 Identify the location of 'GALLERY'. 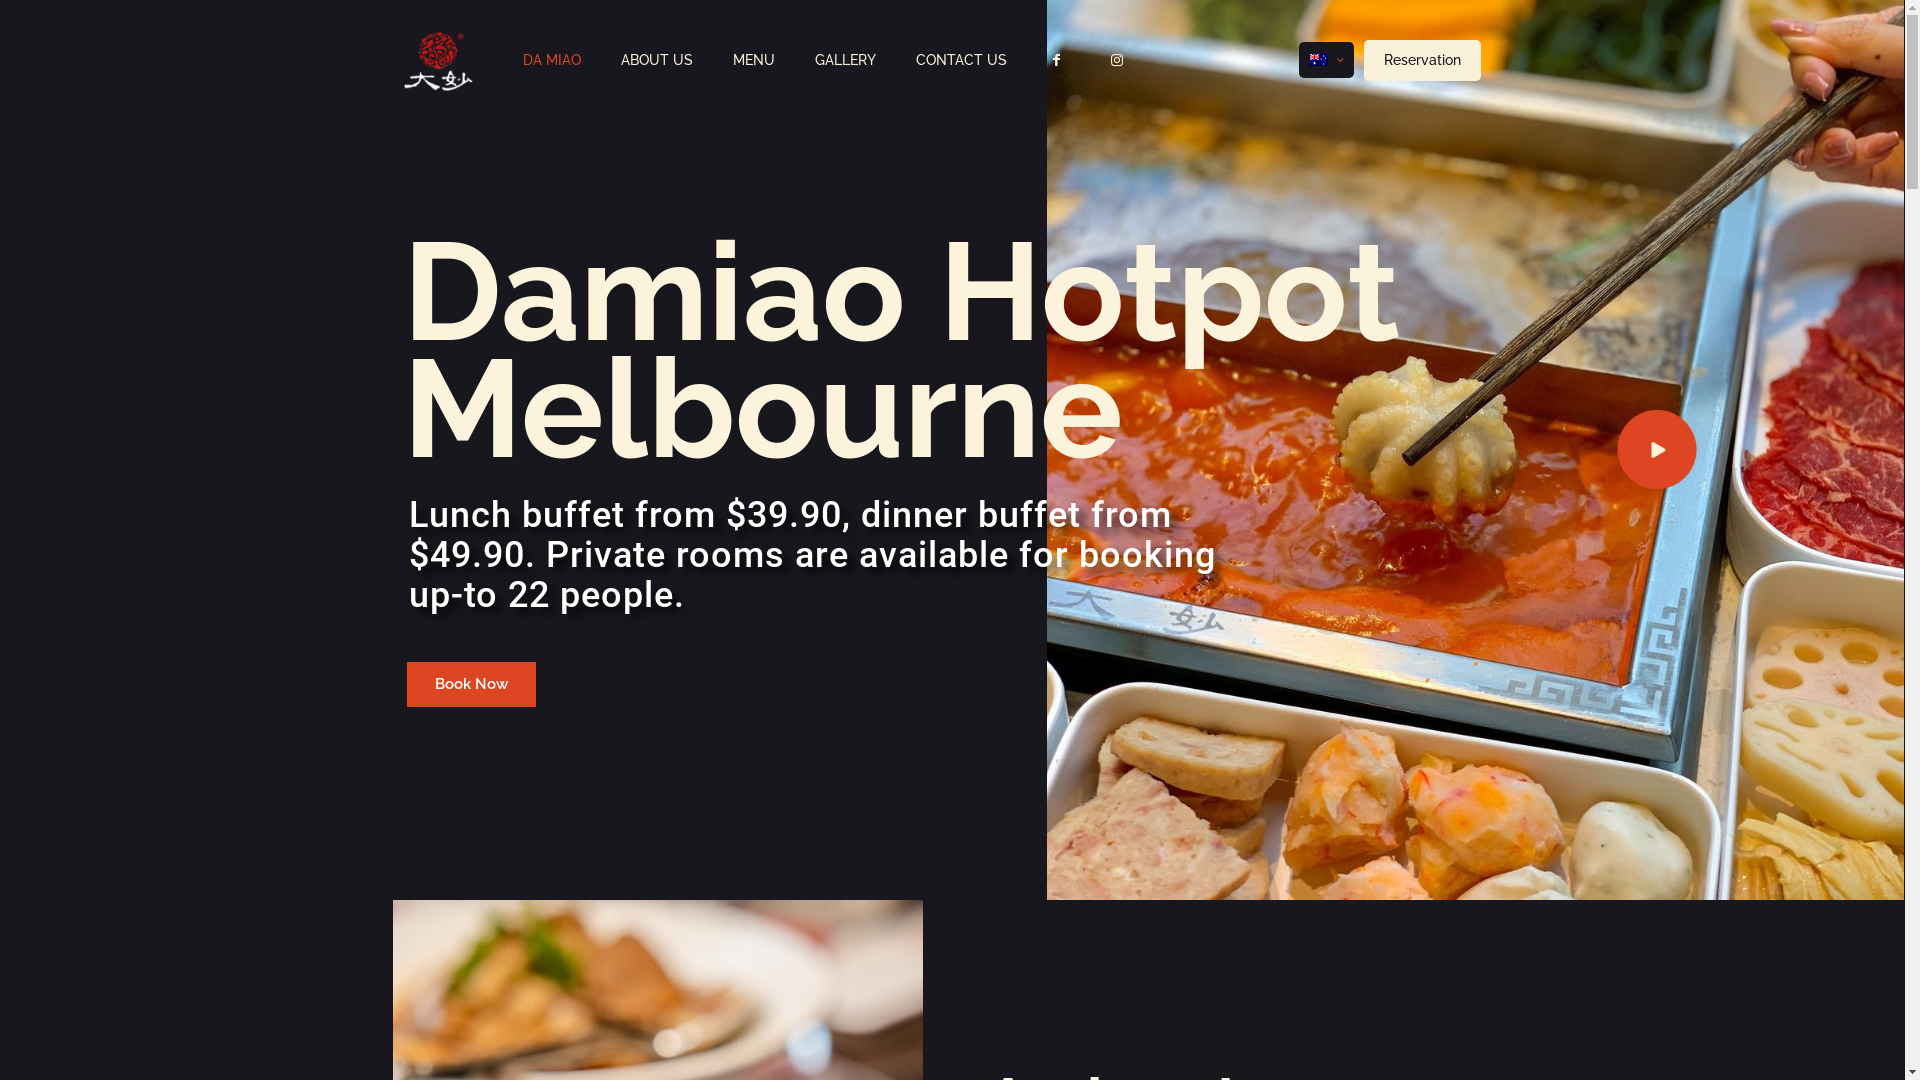
(794, 59).